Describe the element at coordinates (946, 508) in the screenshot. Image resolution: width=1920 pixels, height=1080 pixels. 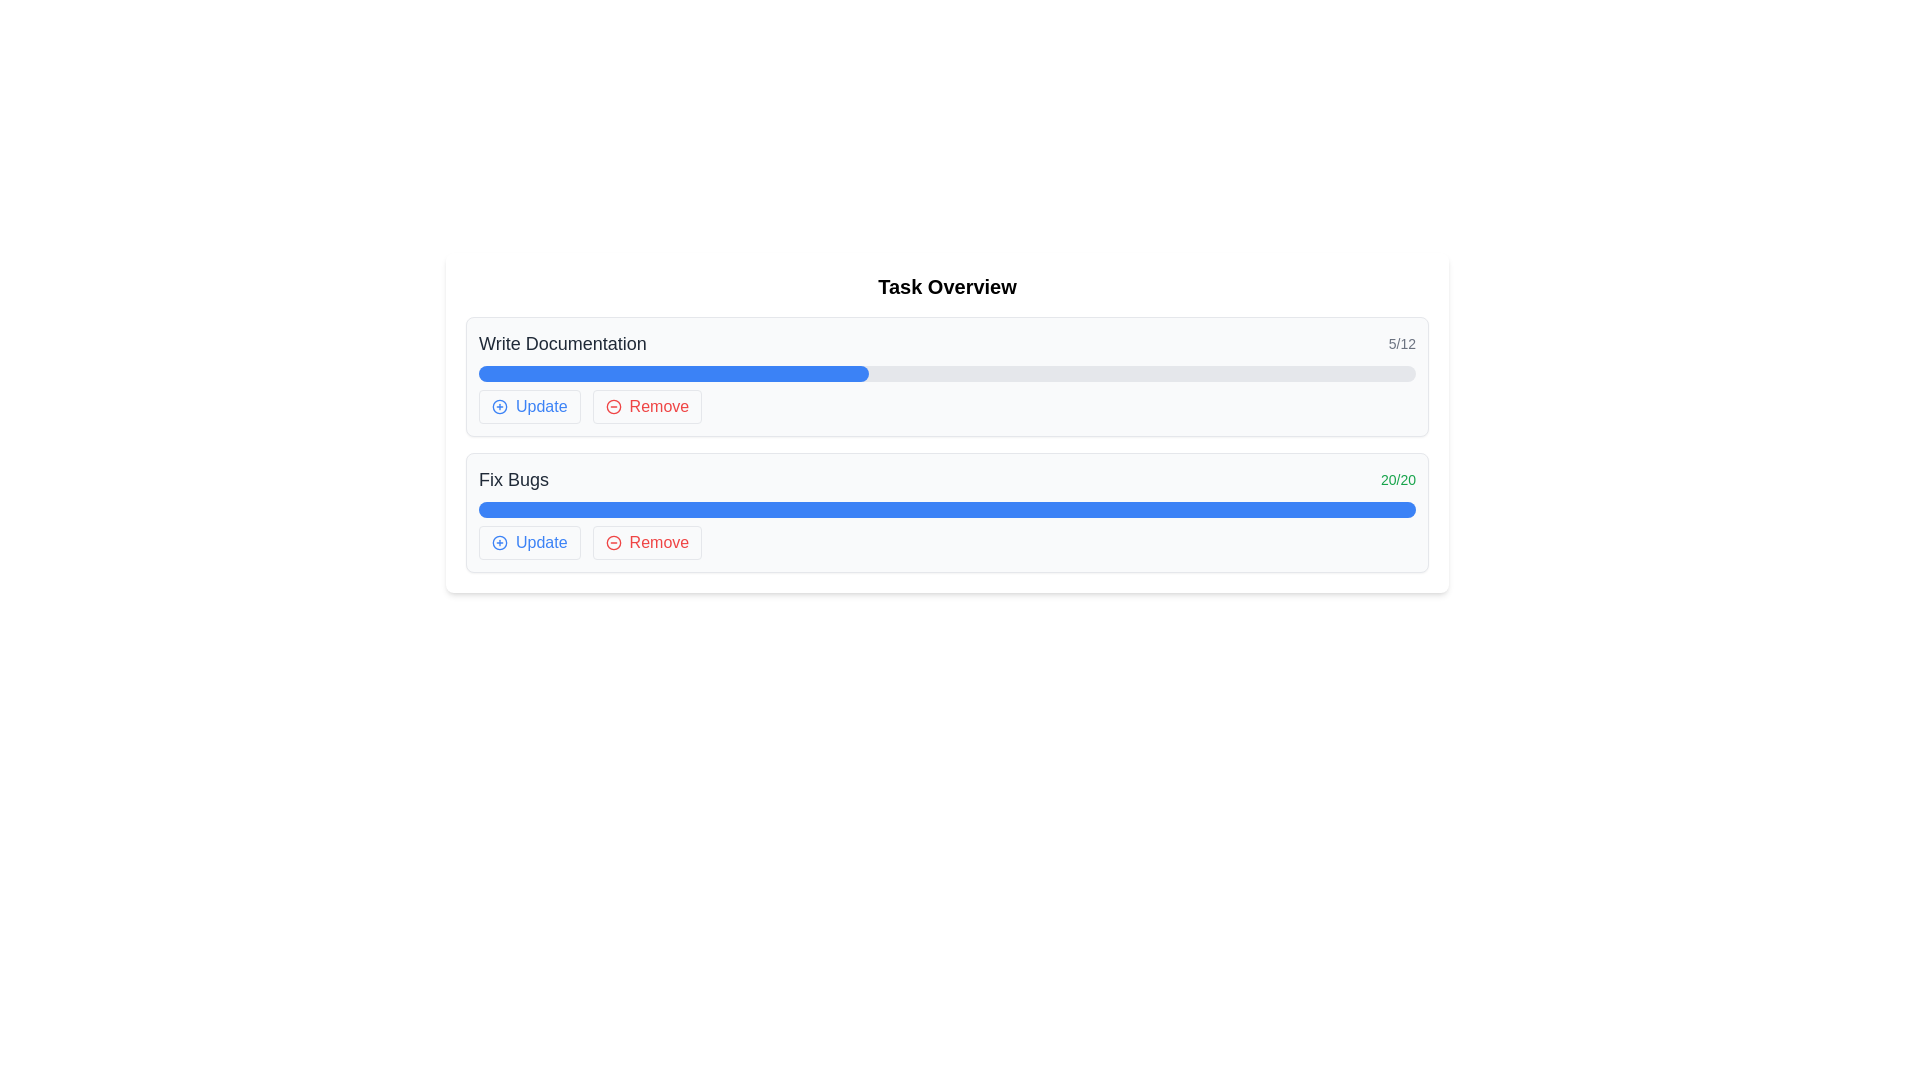
I see `the horizontal progress bar associated with the 'Fix Bugs' task, which is located in the lower task card and has a blue filled portion indicating progress` at that location.